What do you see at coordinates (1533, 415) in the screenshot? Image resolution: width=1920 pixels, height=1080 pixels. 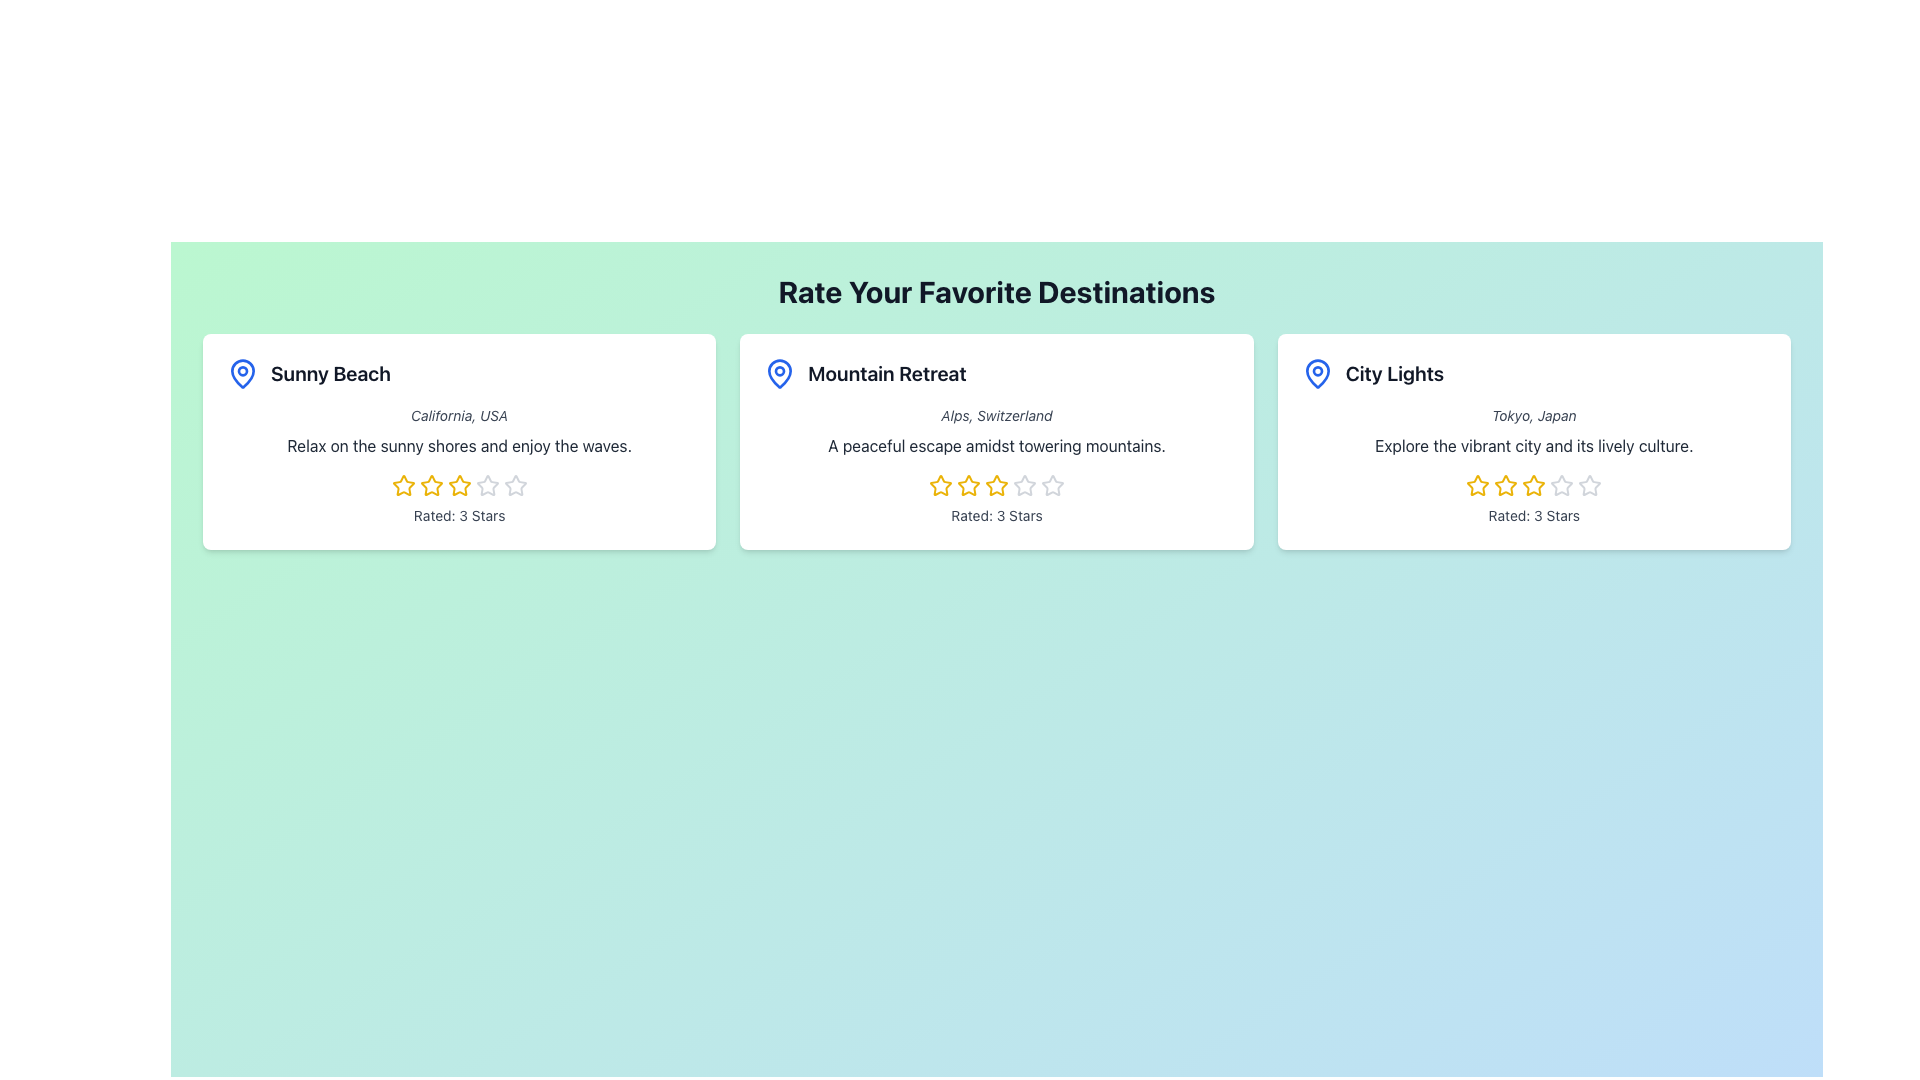 I see `text displayed in the Text Label located beneath the title 'City Lights' within the rightmost card of three horizontally aligned cards` at bounding box center [1533, 415].